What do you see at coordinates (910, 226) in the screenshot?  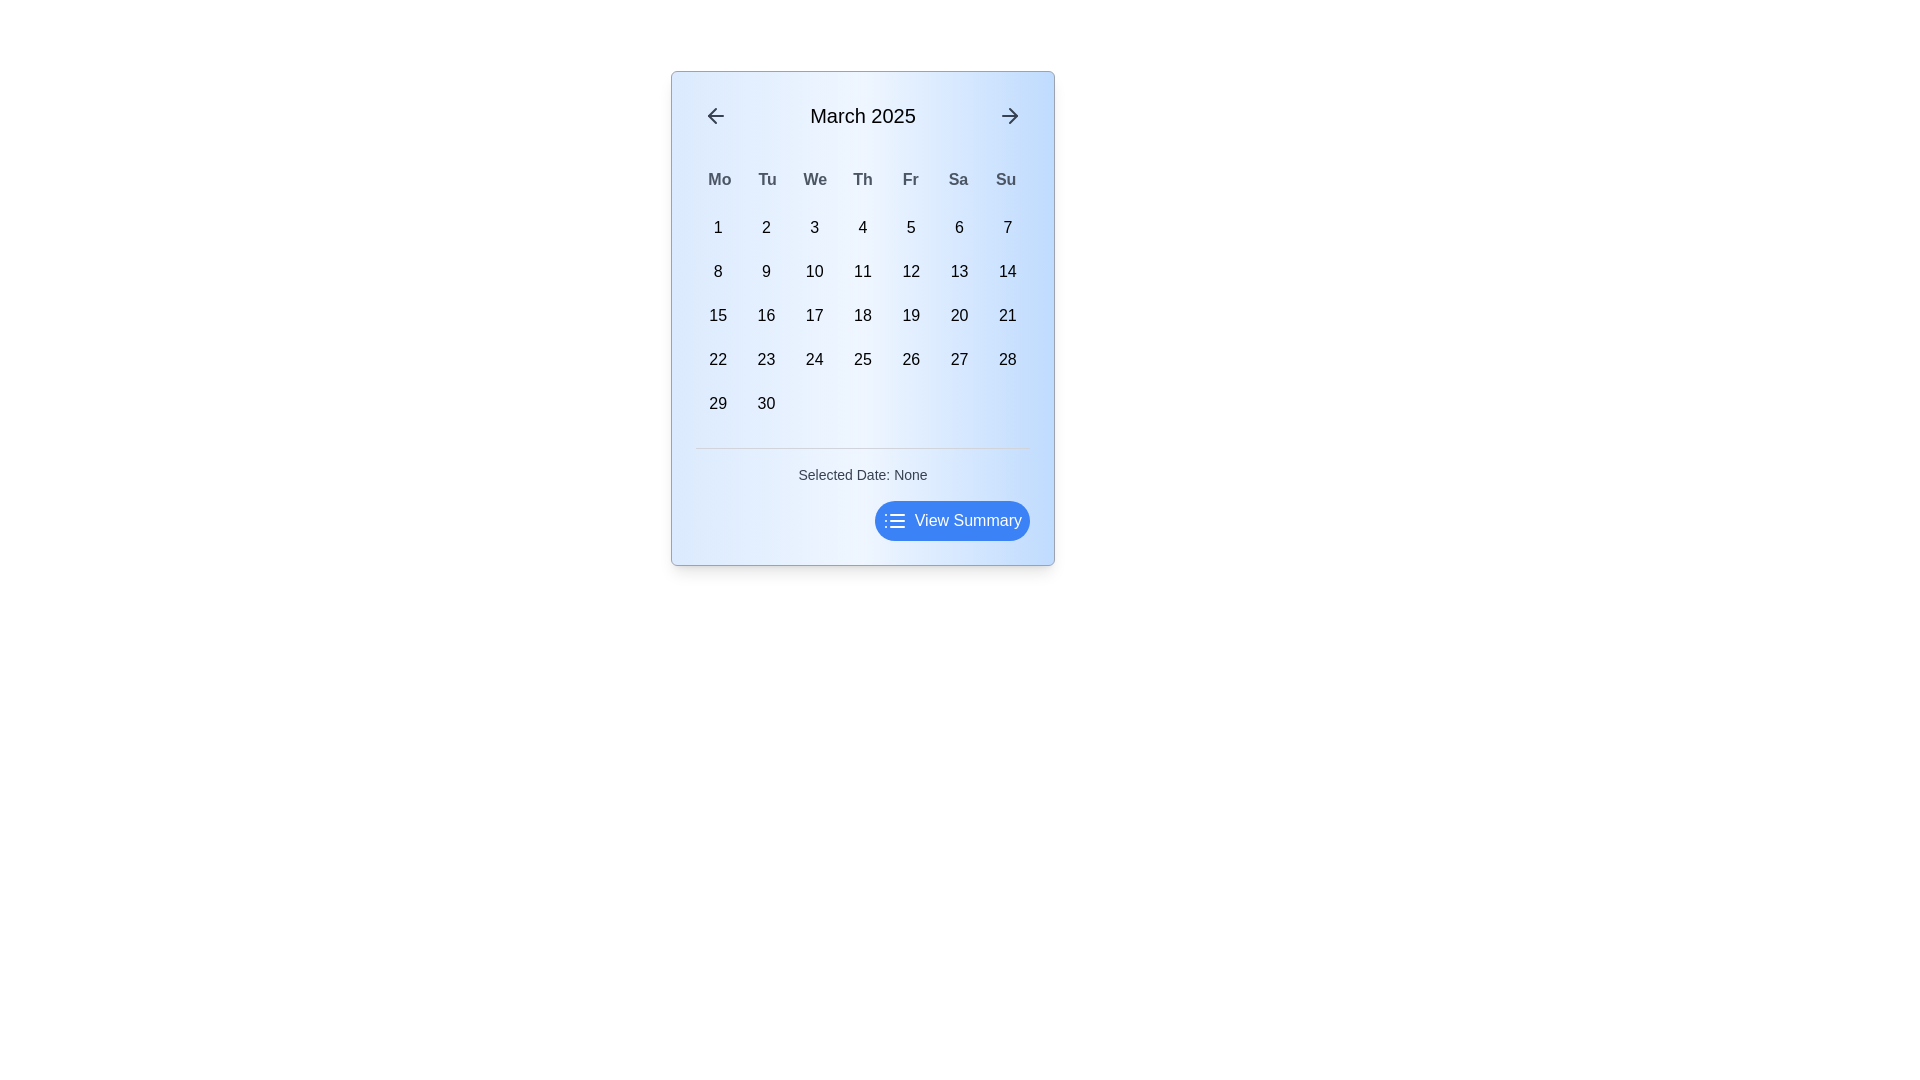 I see `the circular interactive button displaying the number '5'` at bounding box center [910, 226].